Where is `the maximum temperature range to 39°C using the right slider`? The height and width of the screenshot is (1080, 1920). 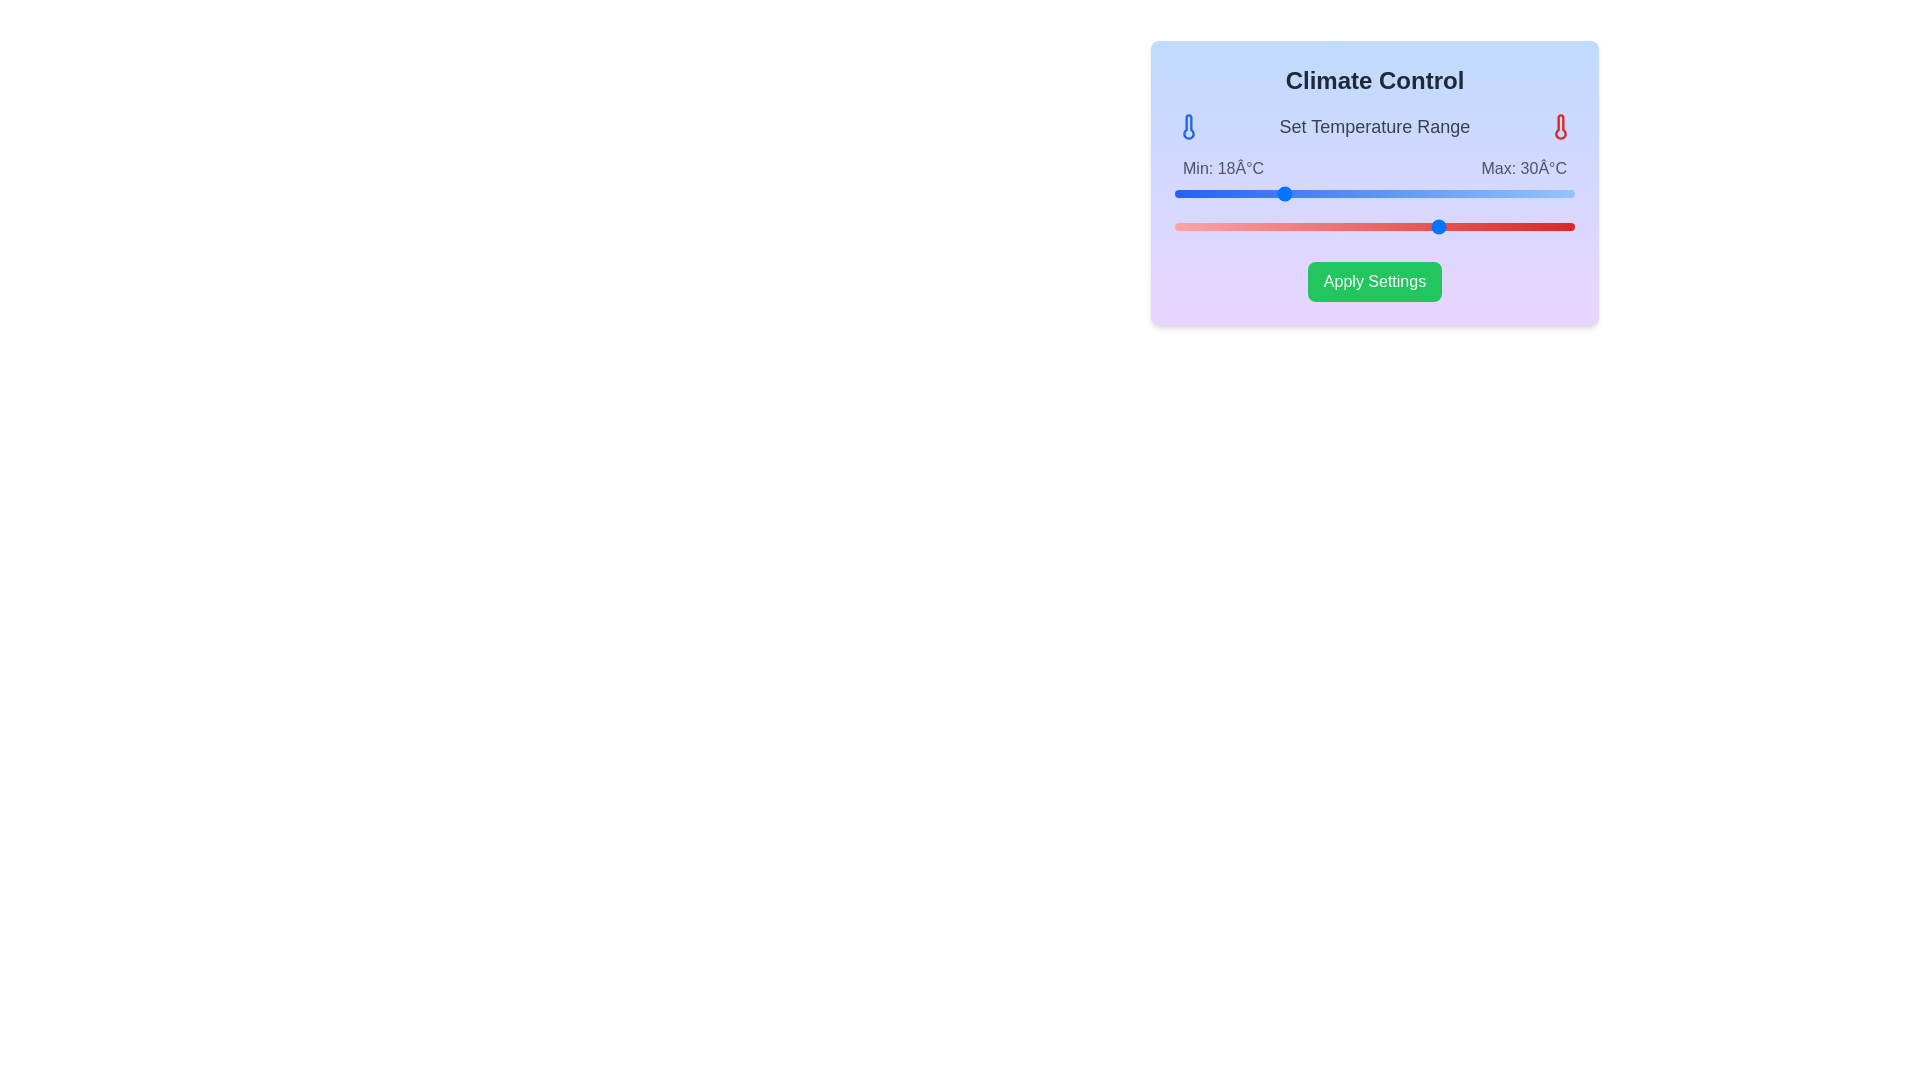 the maximum temperature range to 39°C using the right slider is located at coordinates (1560, 226).